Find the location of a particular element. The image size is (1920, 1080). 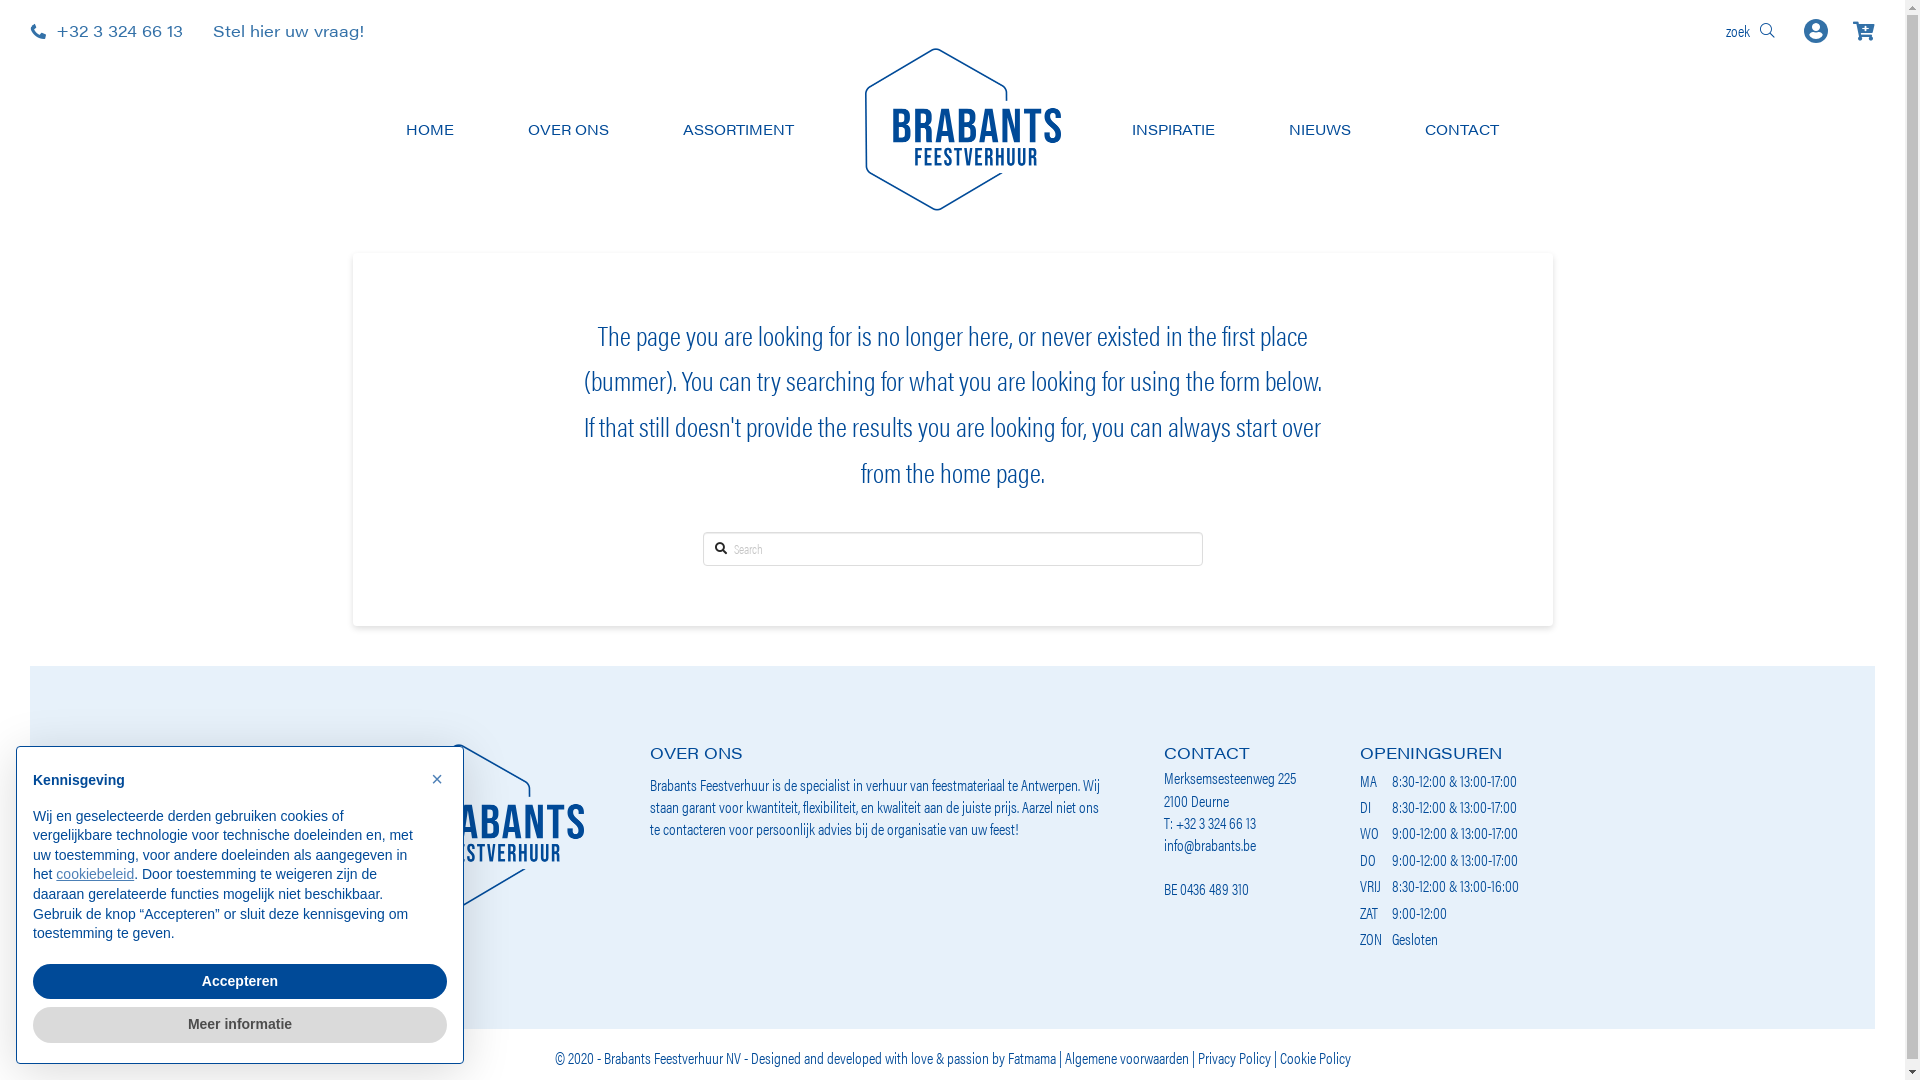

'HOME' is located at coordinates (429, 128).